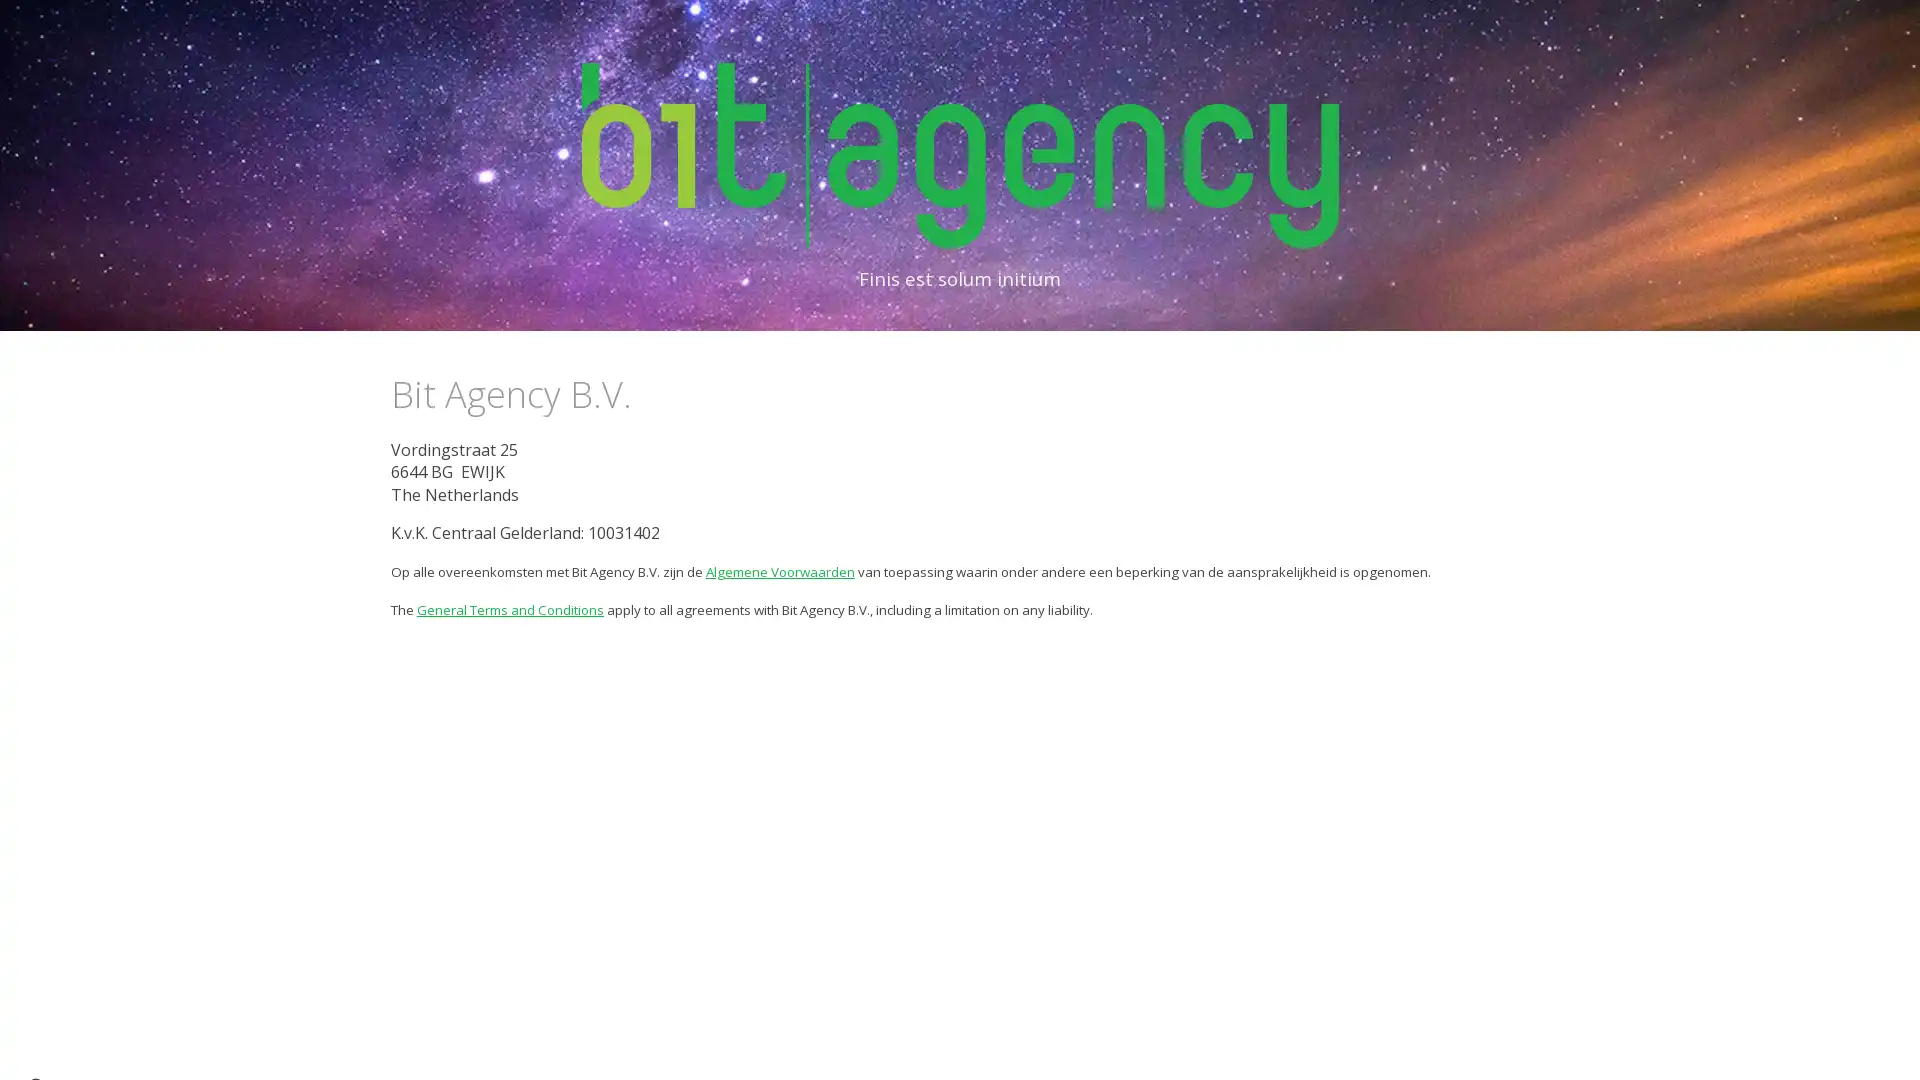 Image resolution: width=1920 pixels, height=1080 pixels. Describe the element at coordinates (787, 37) in the screenshot. I see `Skip to main content` at that location.